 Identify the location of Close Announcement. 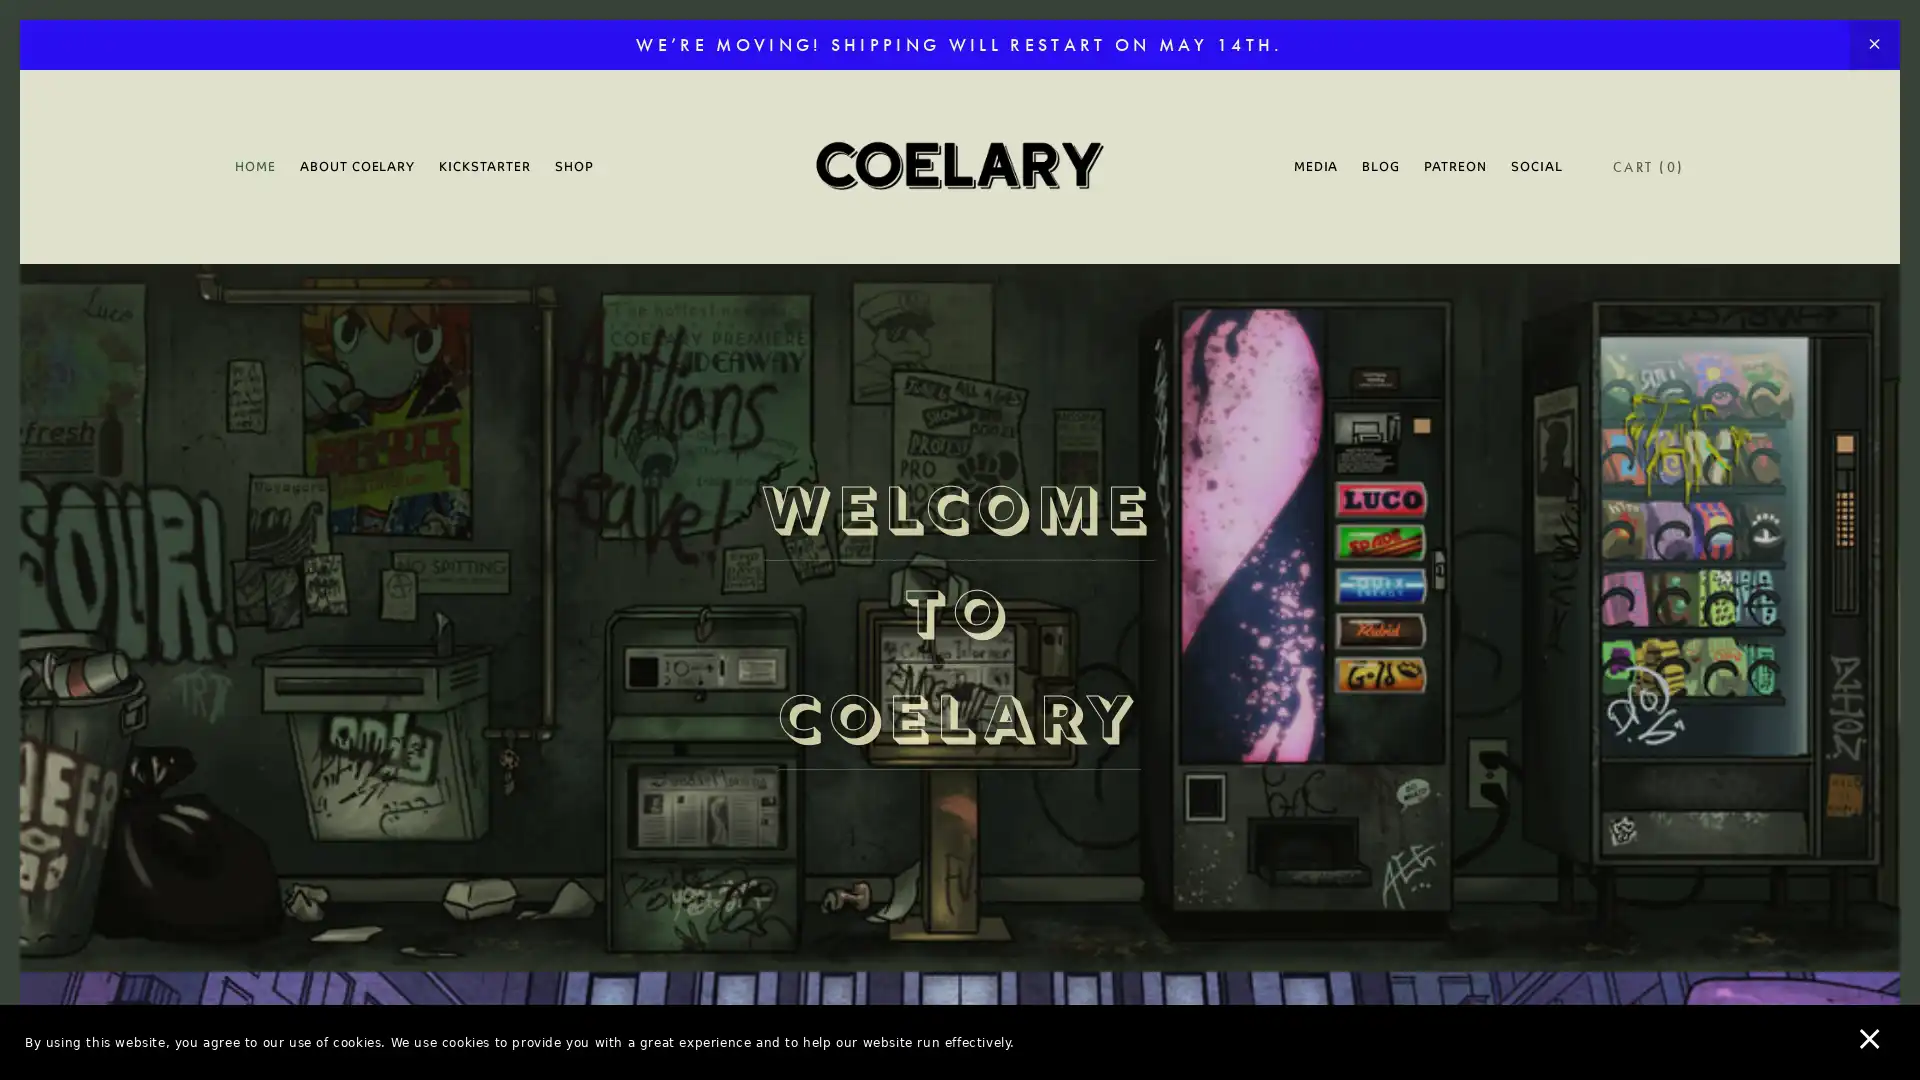
(1873, 45).